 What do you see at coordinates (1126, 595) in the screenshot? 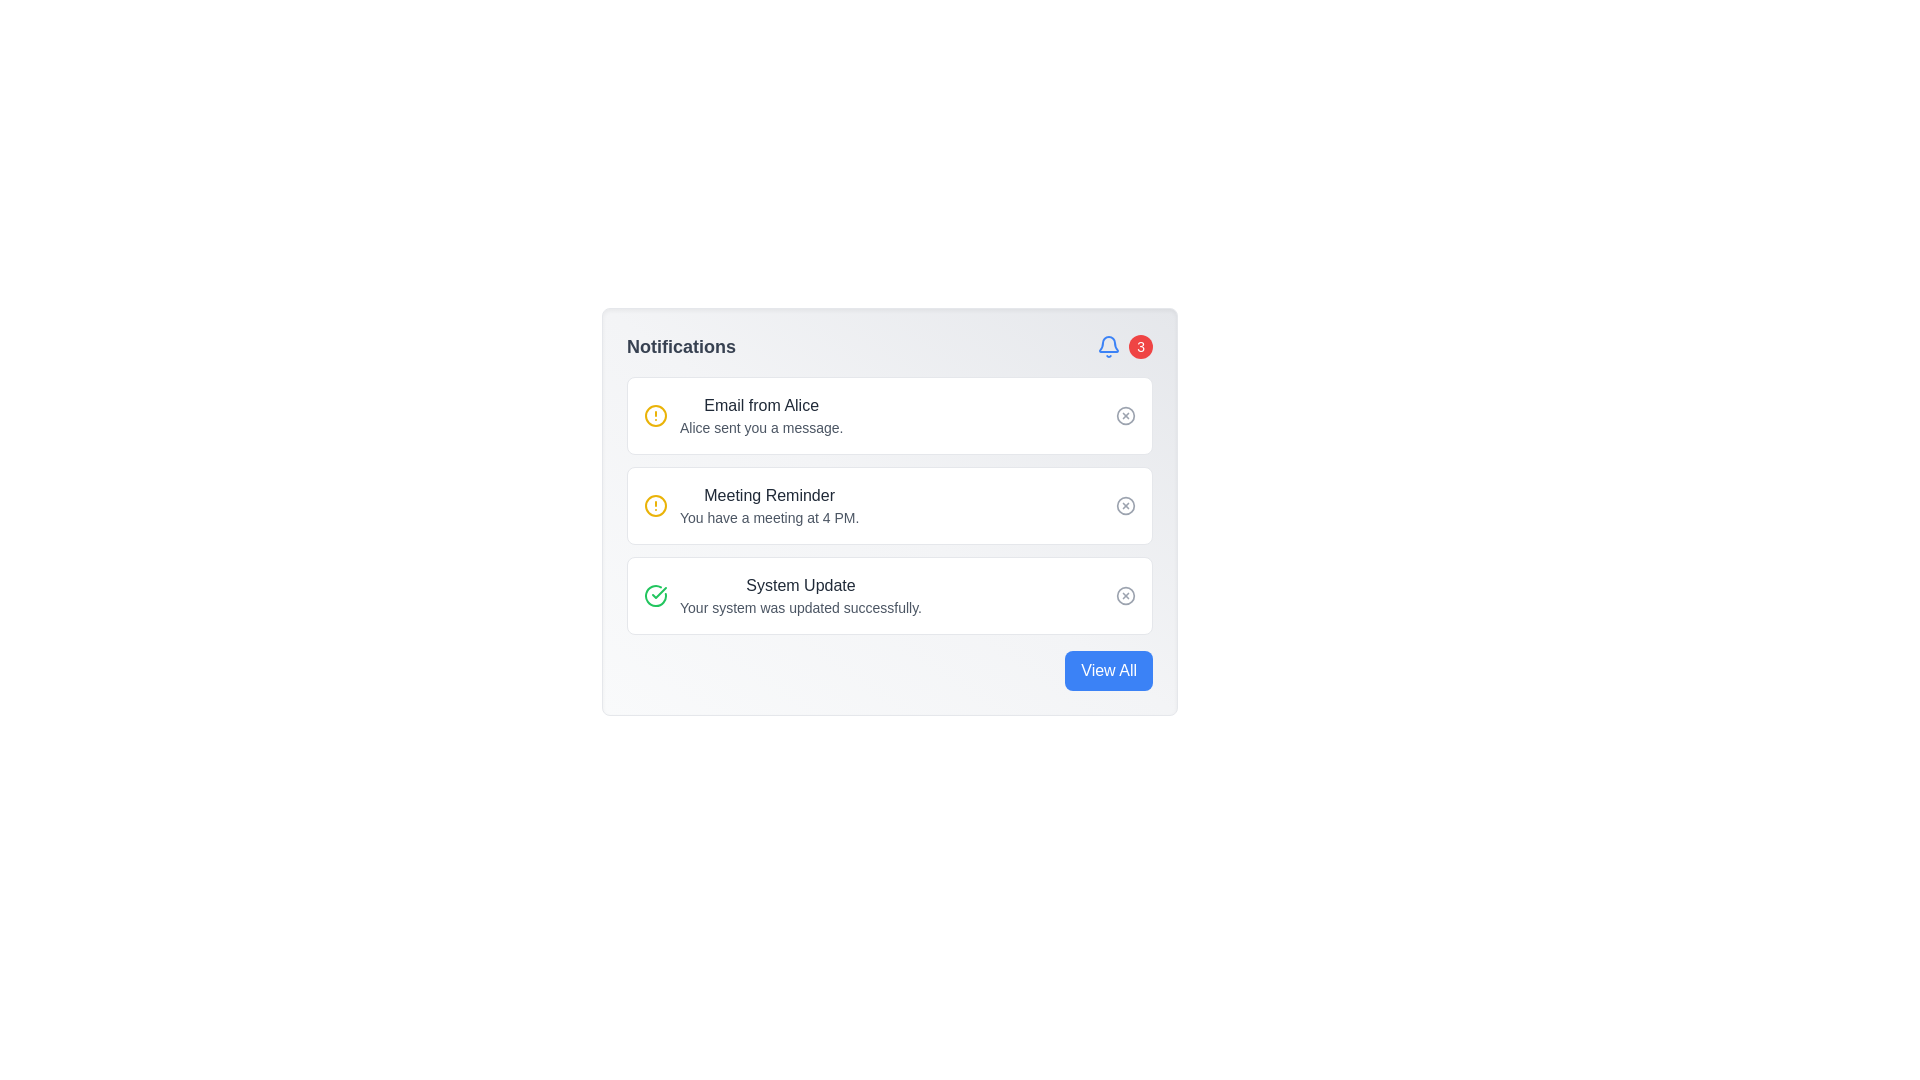
I see `the dismiss button located in the bottom-right corner of the 'System Update' notification card` at bounding box center [1126, 595].